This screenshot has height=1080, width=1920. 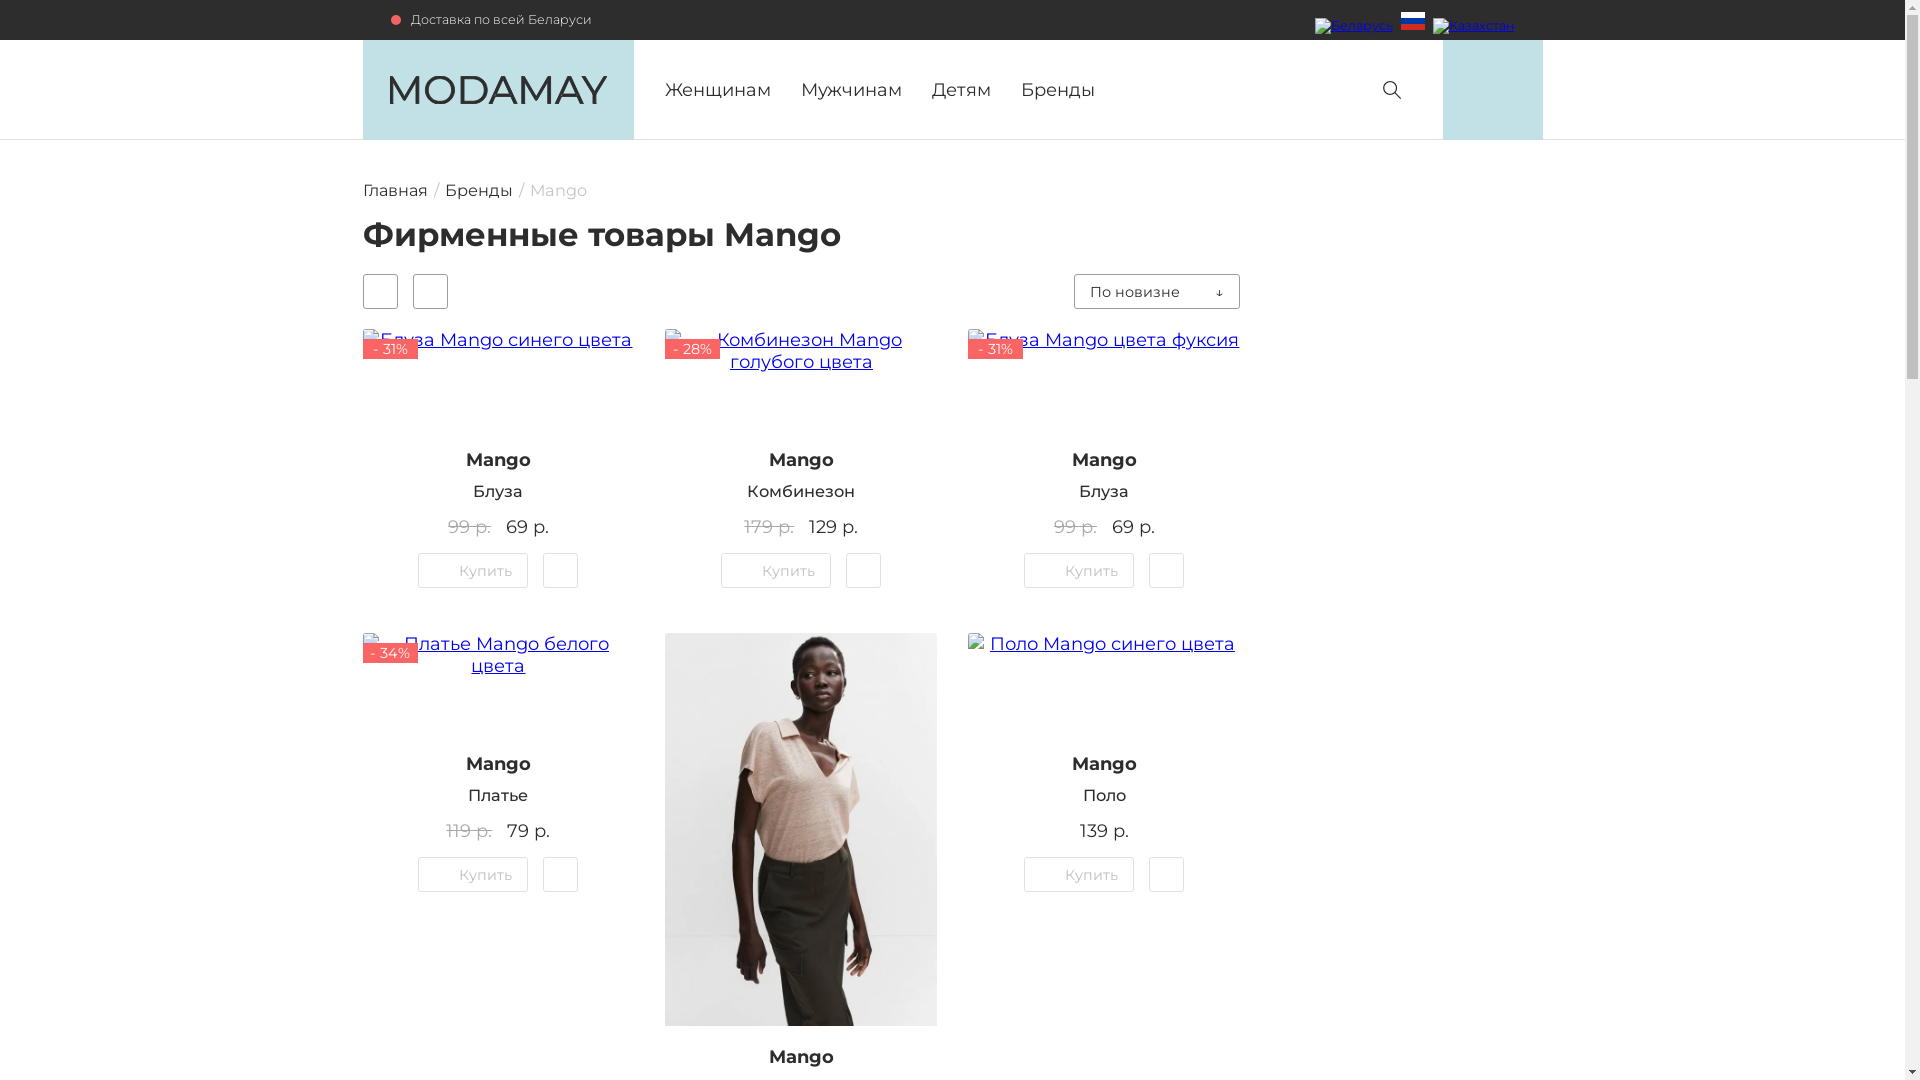 What do you see at coordinates (498, 763) in the screenshot?
I see `'Mango'` at bounding box center [498, 763].